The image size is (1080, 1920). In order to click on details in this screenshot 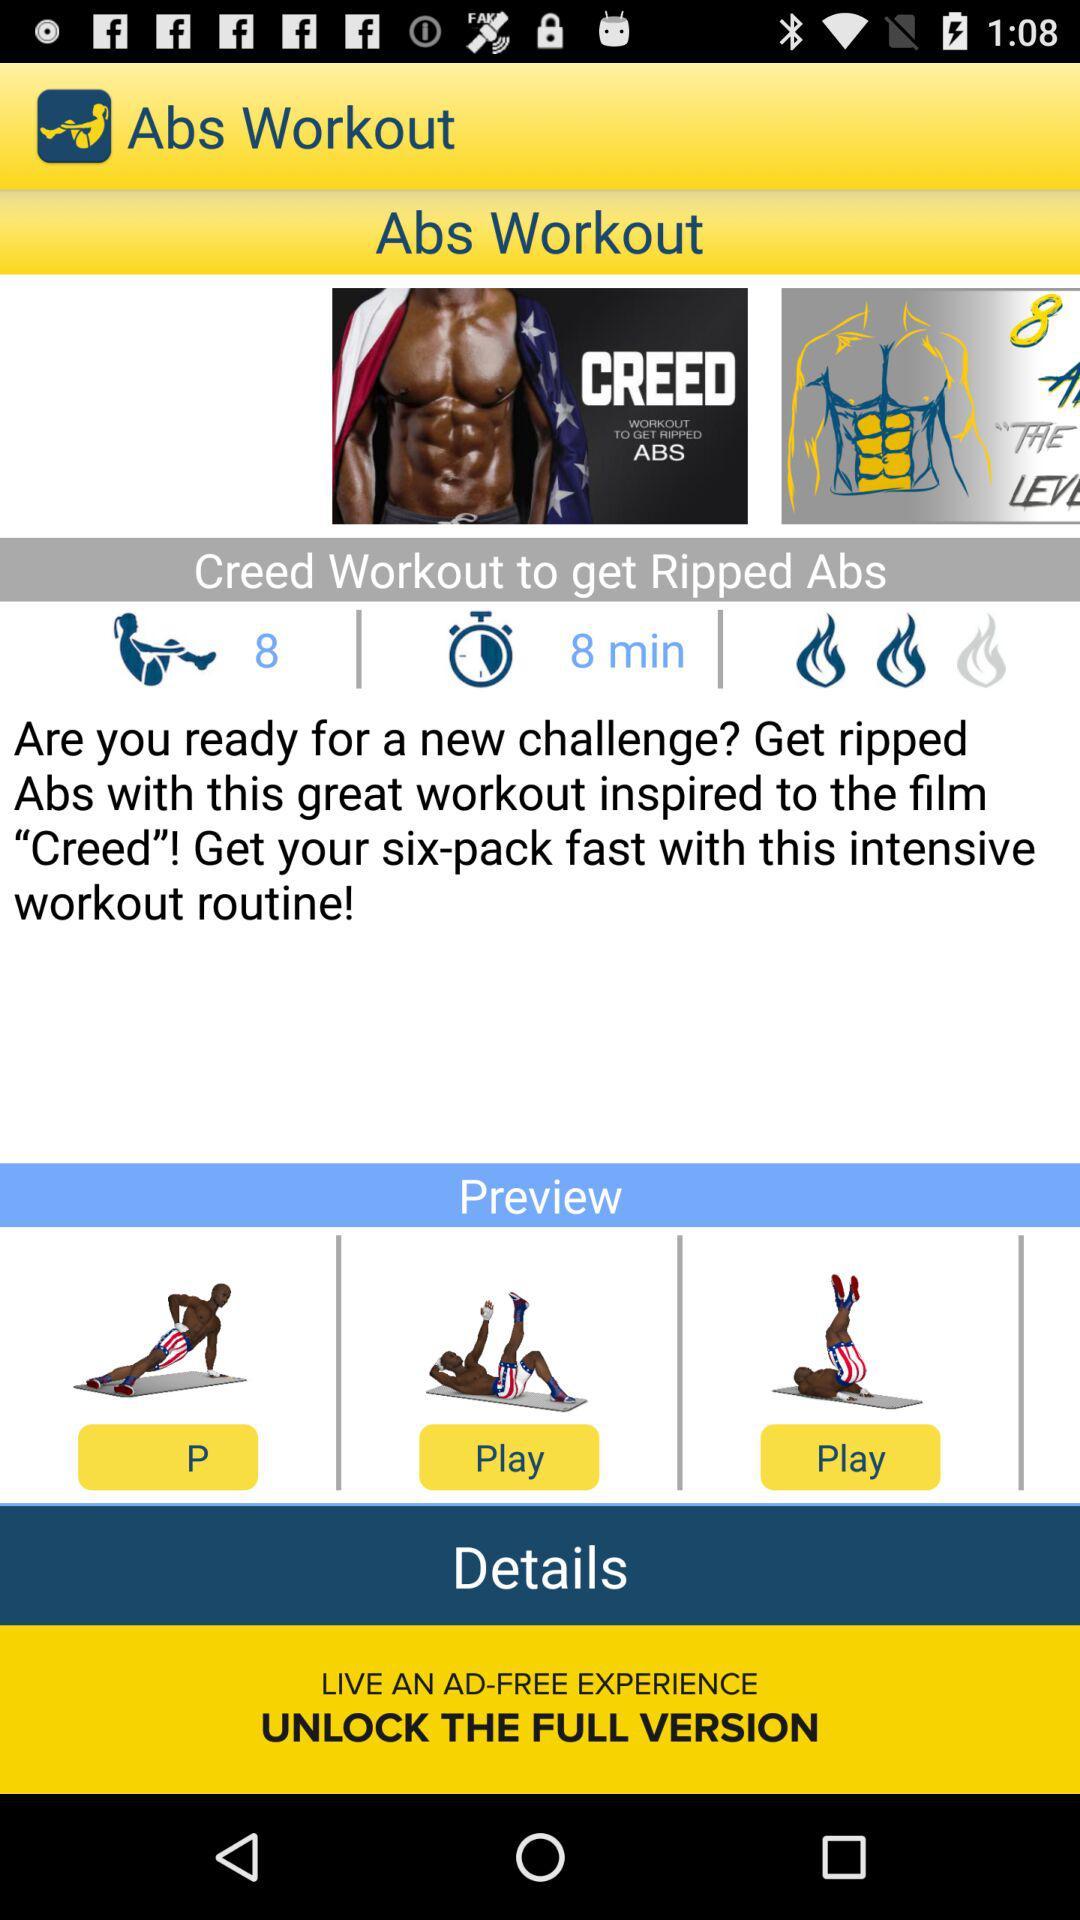, I will do `click(540, 1564)`.